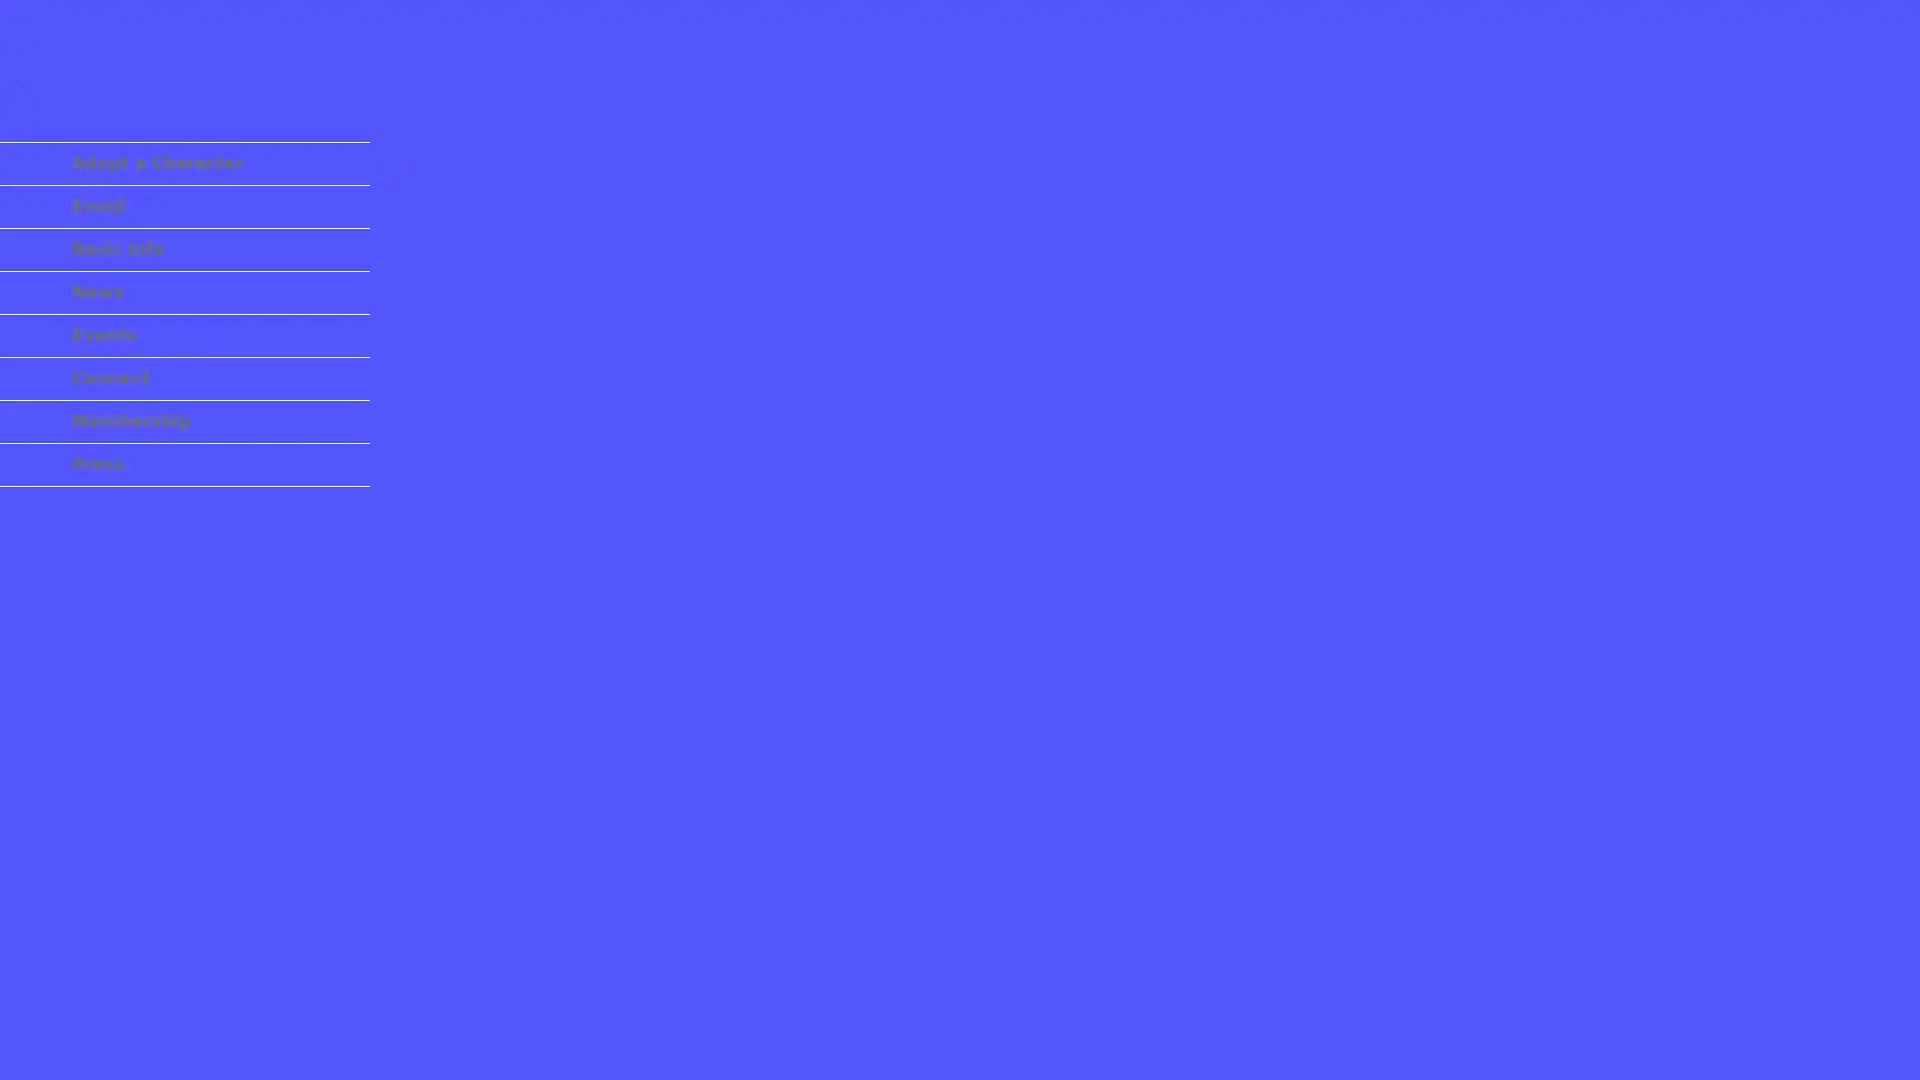 The image size is (1920, 1080). I want to click on U+042E, so click(1065, 857).